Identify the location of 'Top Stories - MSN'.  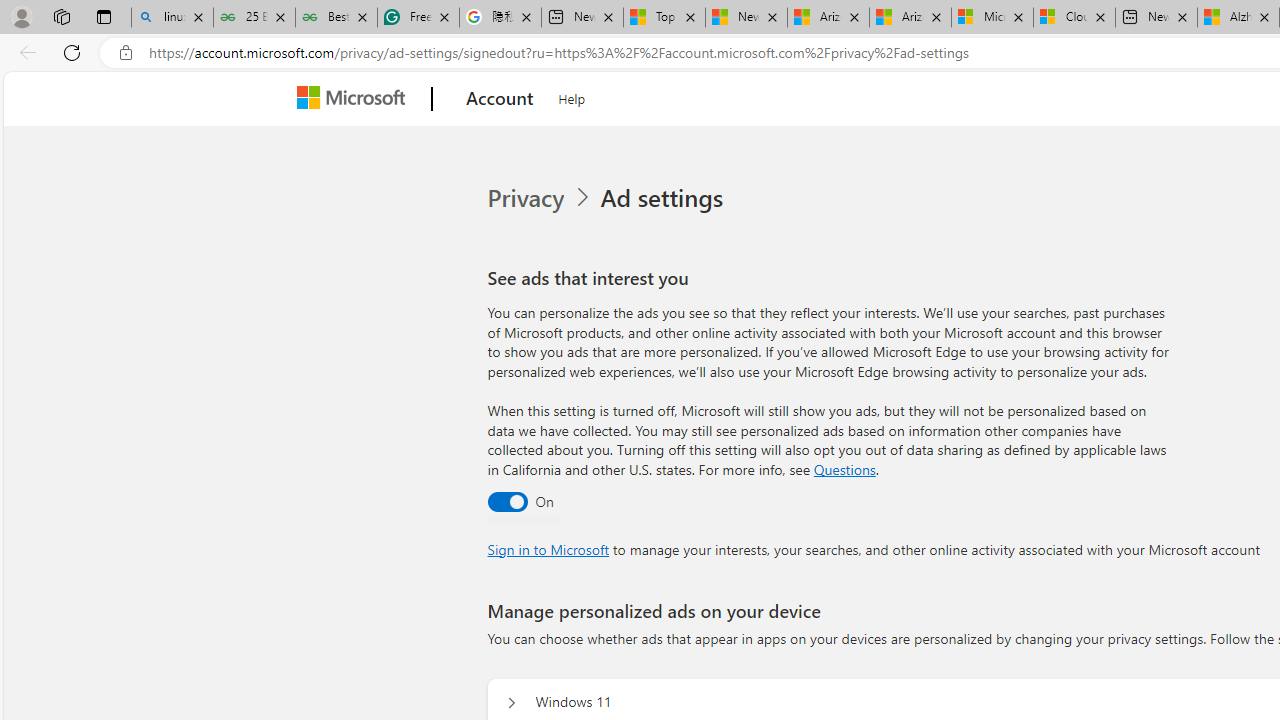
(664, 17).